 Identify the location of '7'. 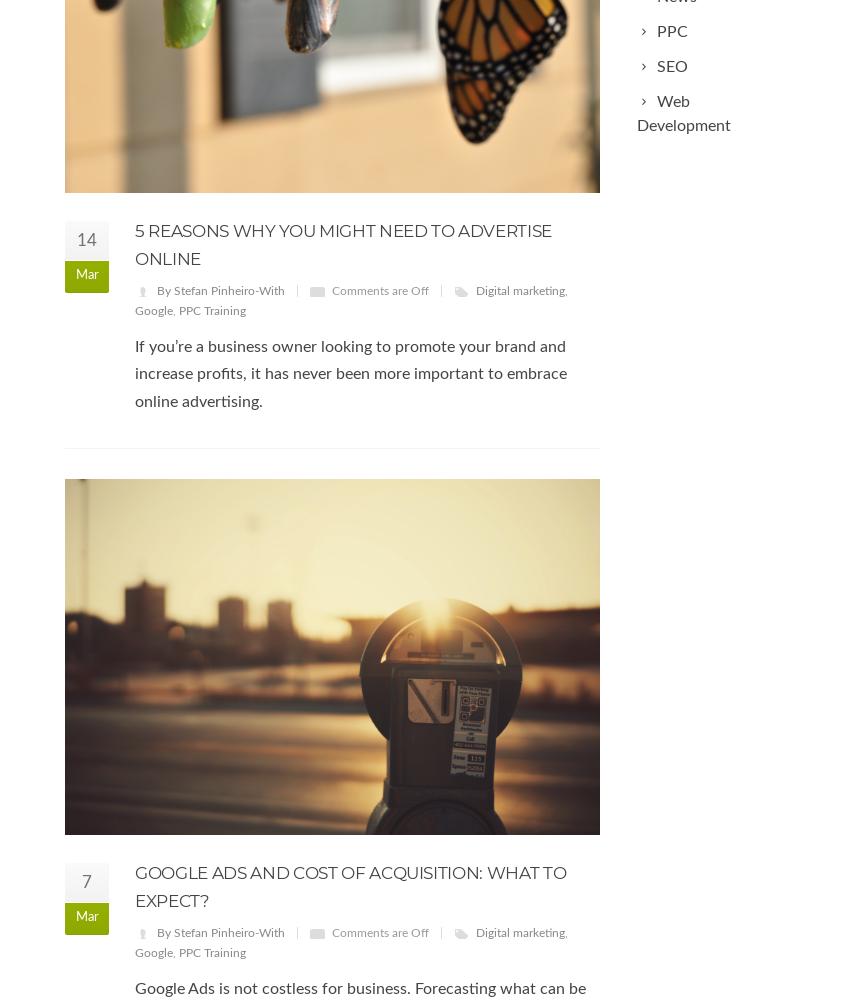
(86, 881).